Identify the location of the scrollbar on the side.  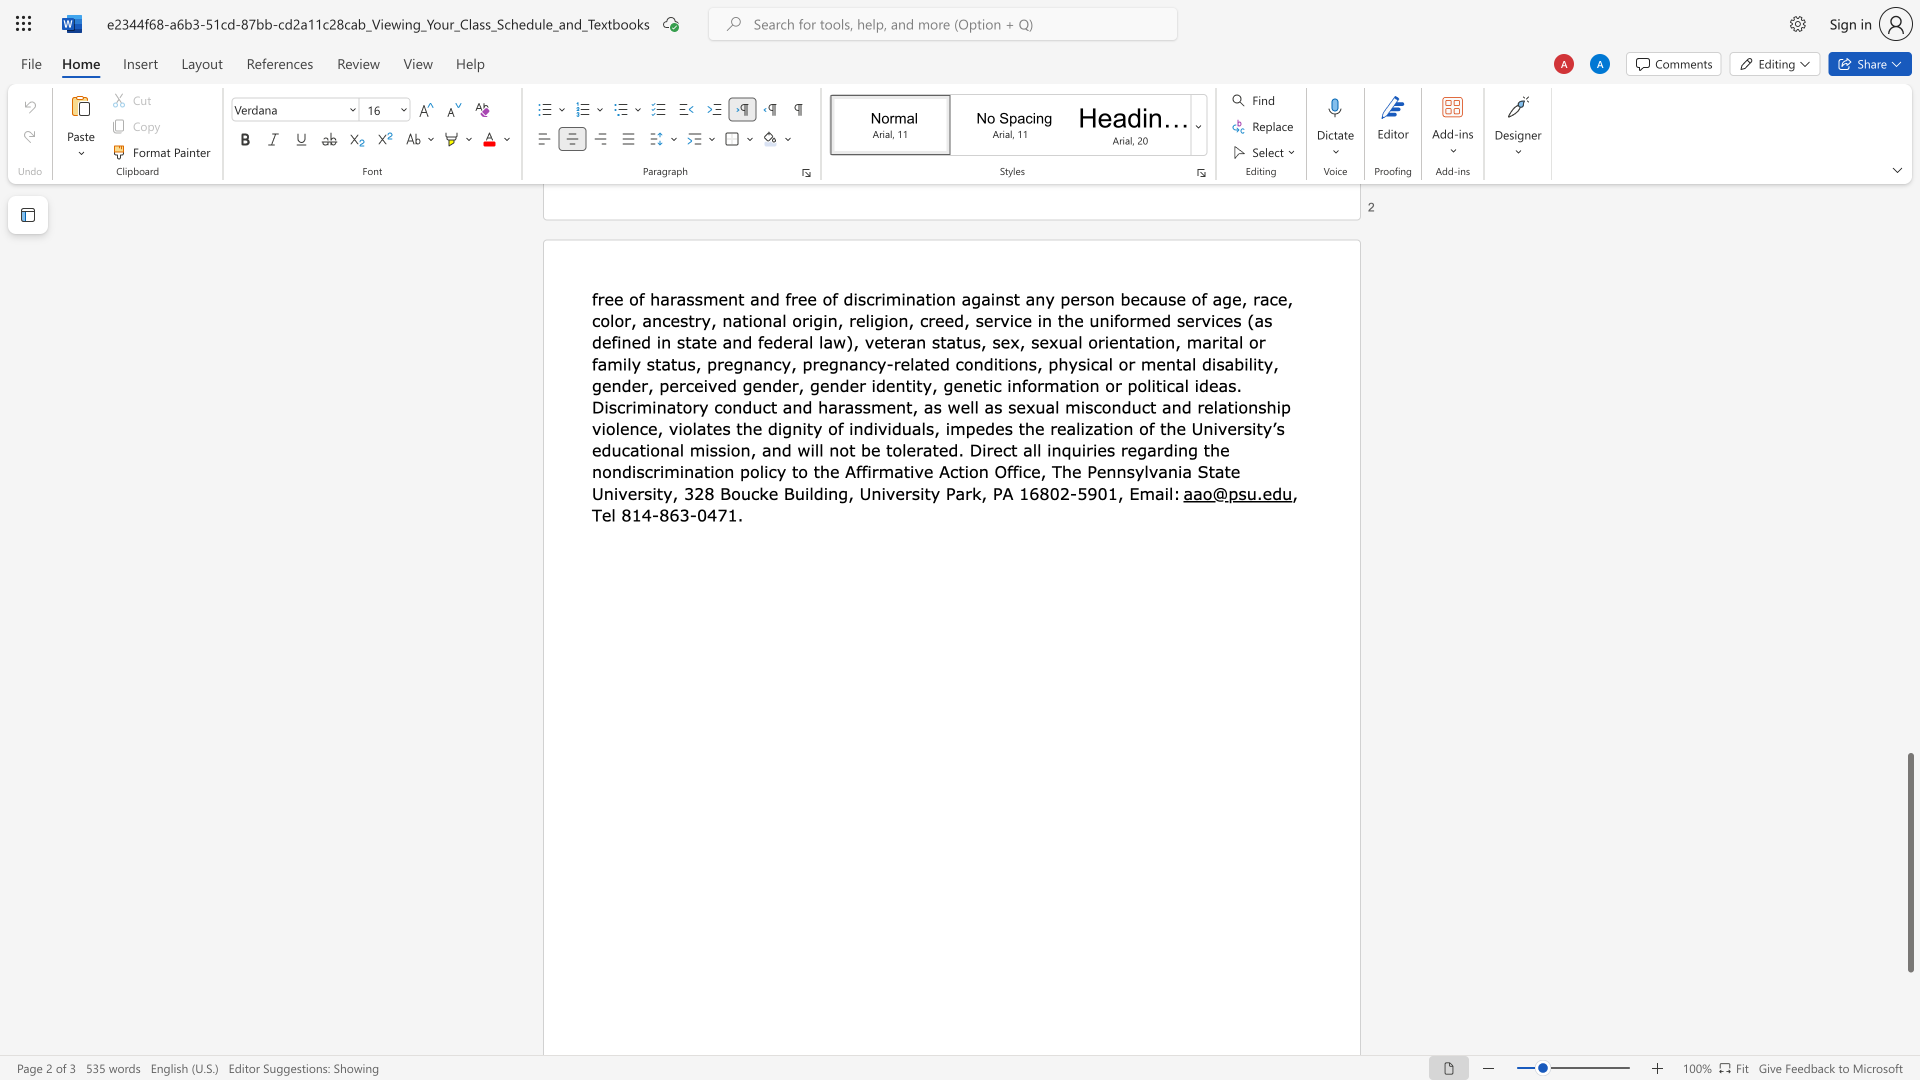
(1909, 708).